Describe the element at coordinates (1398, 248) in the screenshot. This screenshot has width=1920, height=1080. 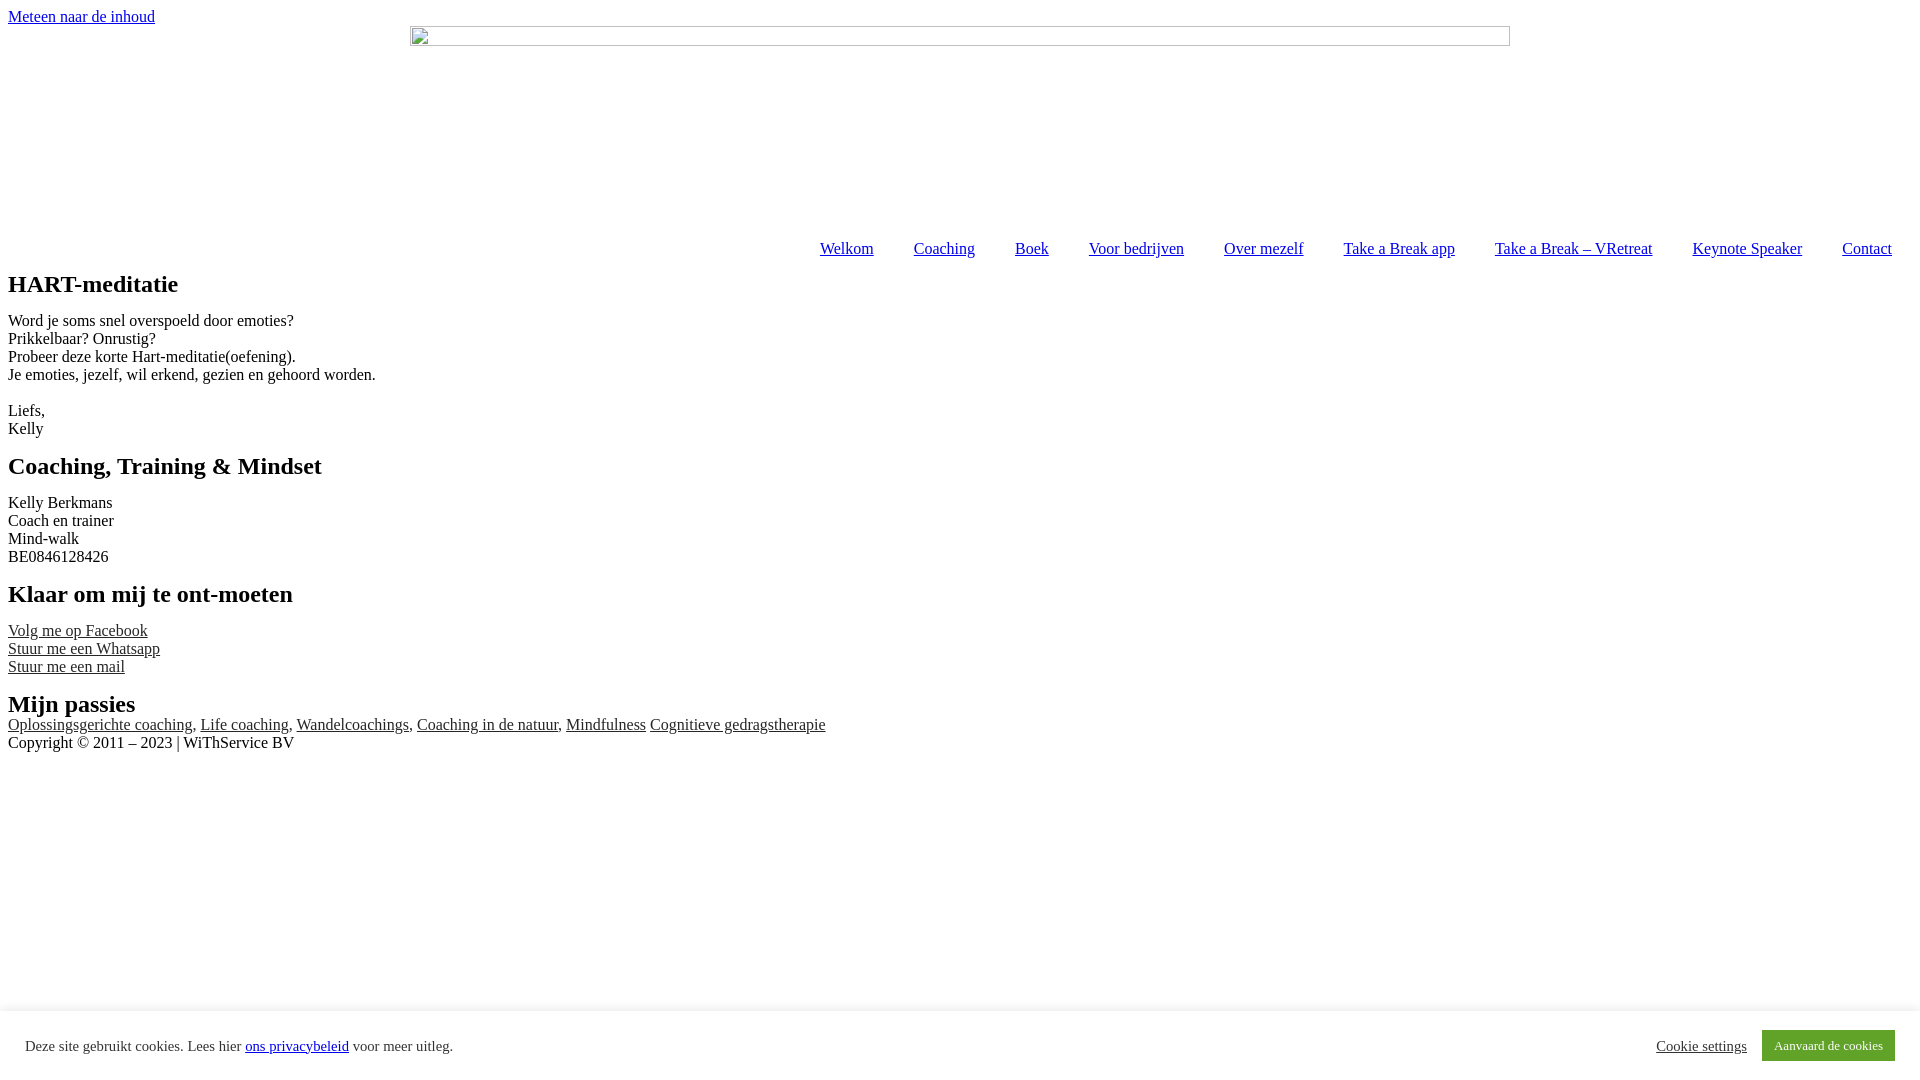
I see `'Take a Break app'` at that location.